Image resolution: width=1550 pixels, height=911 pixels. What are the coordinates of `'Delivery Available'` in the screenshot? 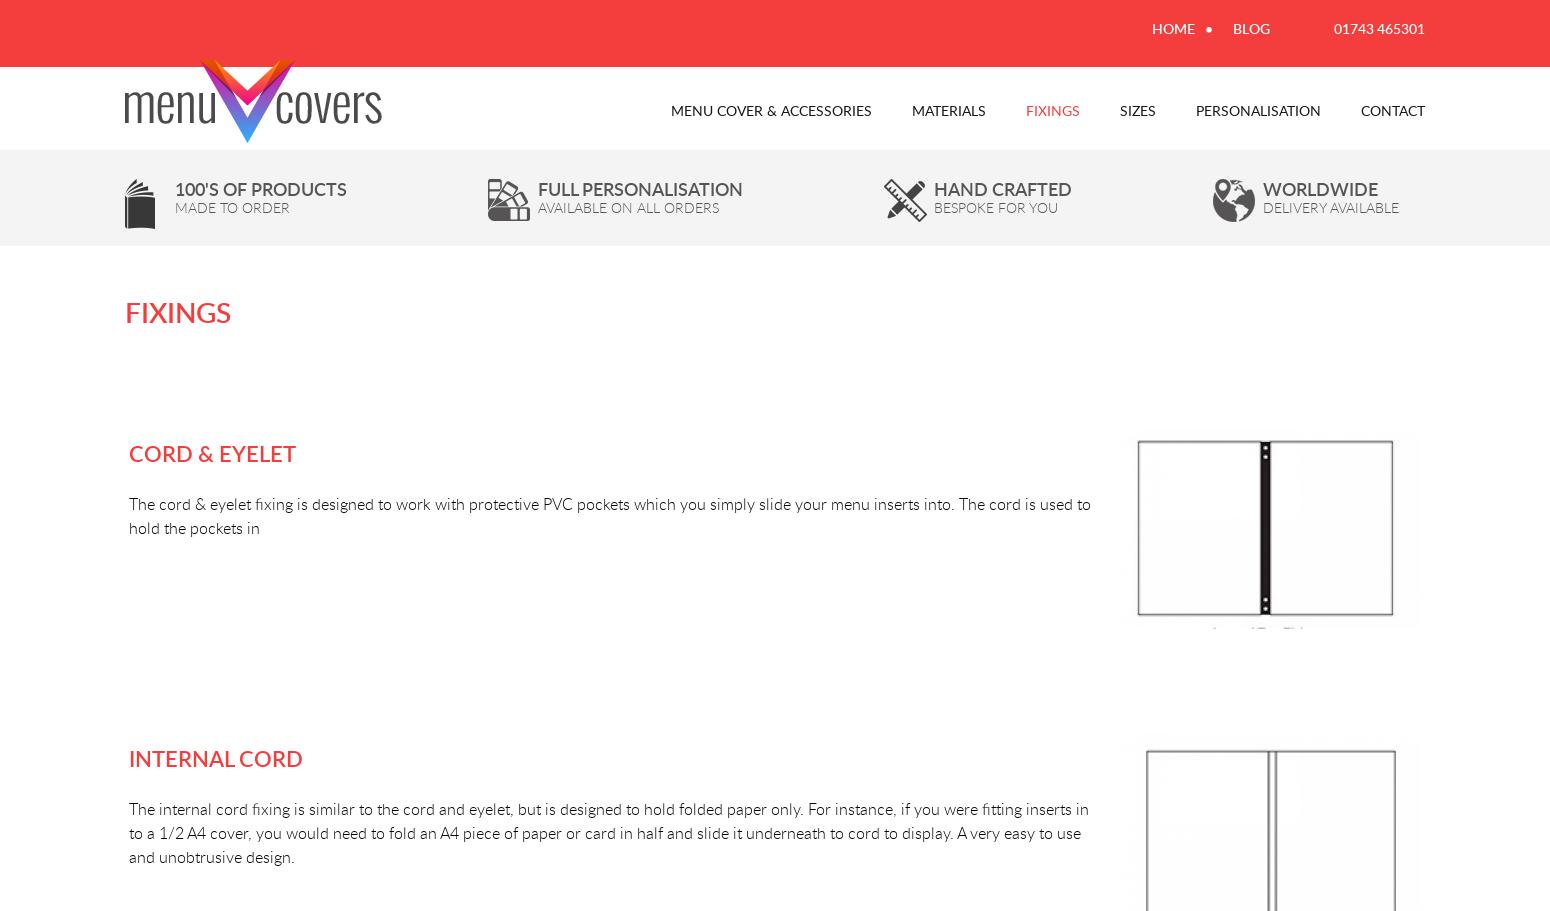 It's located at (1261, 206).